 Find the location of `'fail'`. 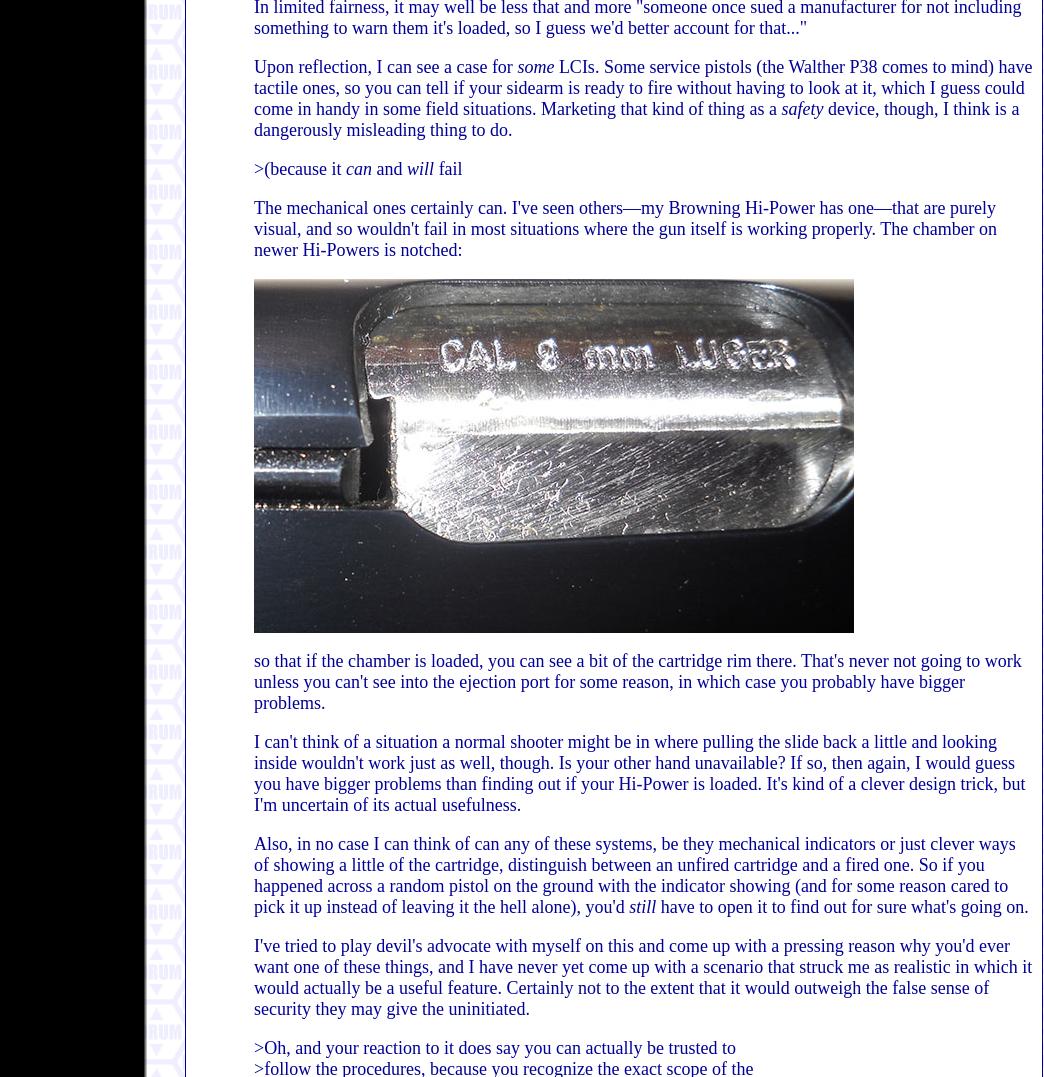

'fail' is located at coordinates (432, 167).